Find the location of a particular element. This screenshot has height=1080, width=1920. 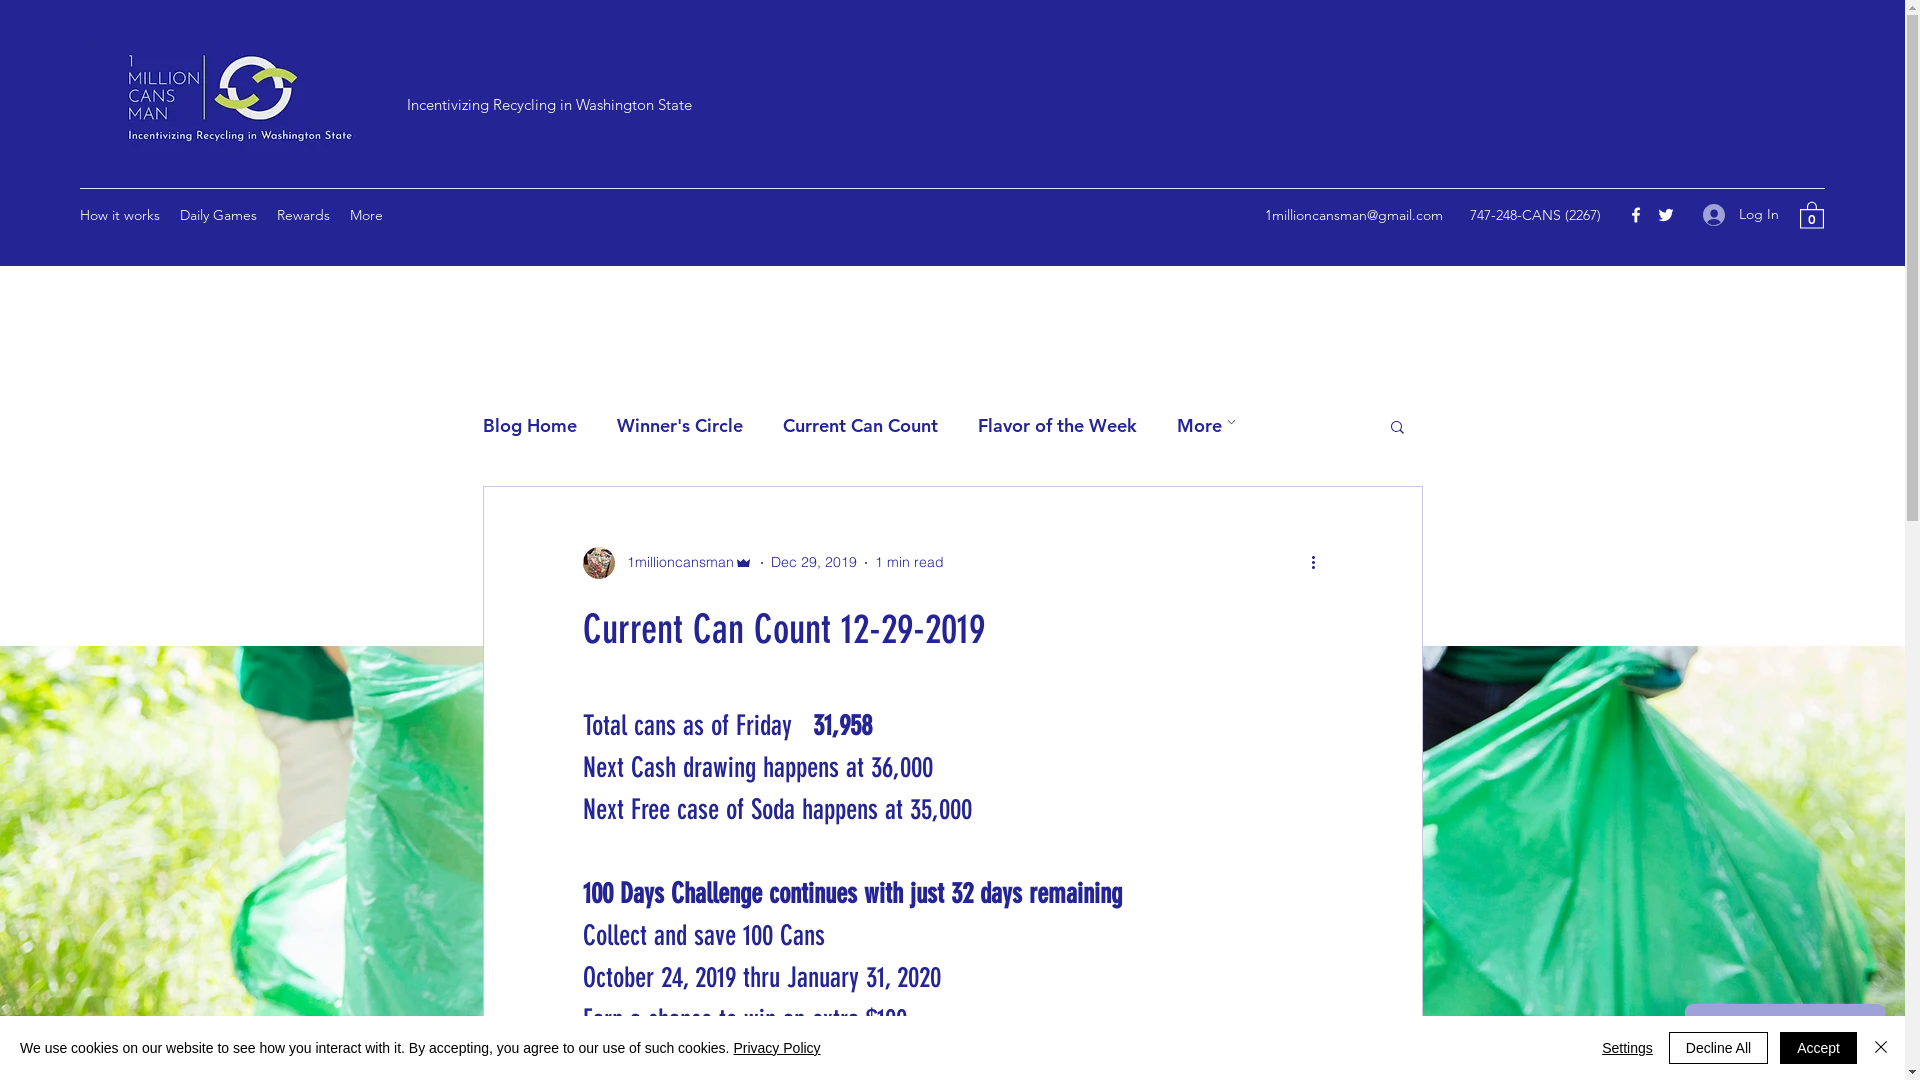

'How it works' is located at coordinates (70, 215).